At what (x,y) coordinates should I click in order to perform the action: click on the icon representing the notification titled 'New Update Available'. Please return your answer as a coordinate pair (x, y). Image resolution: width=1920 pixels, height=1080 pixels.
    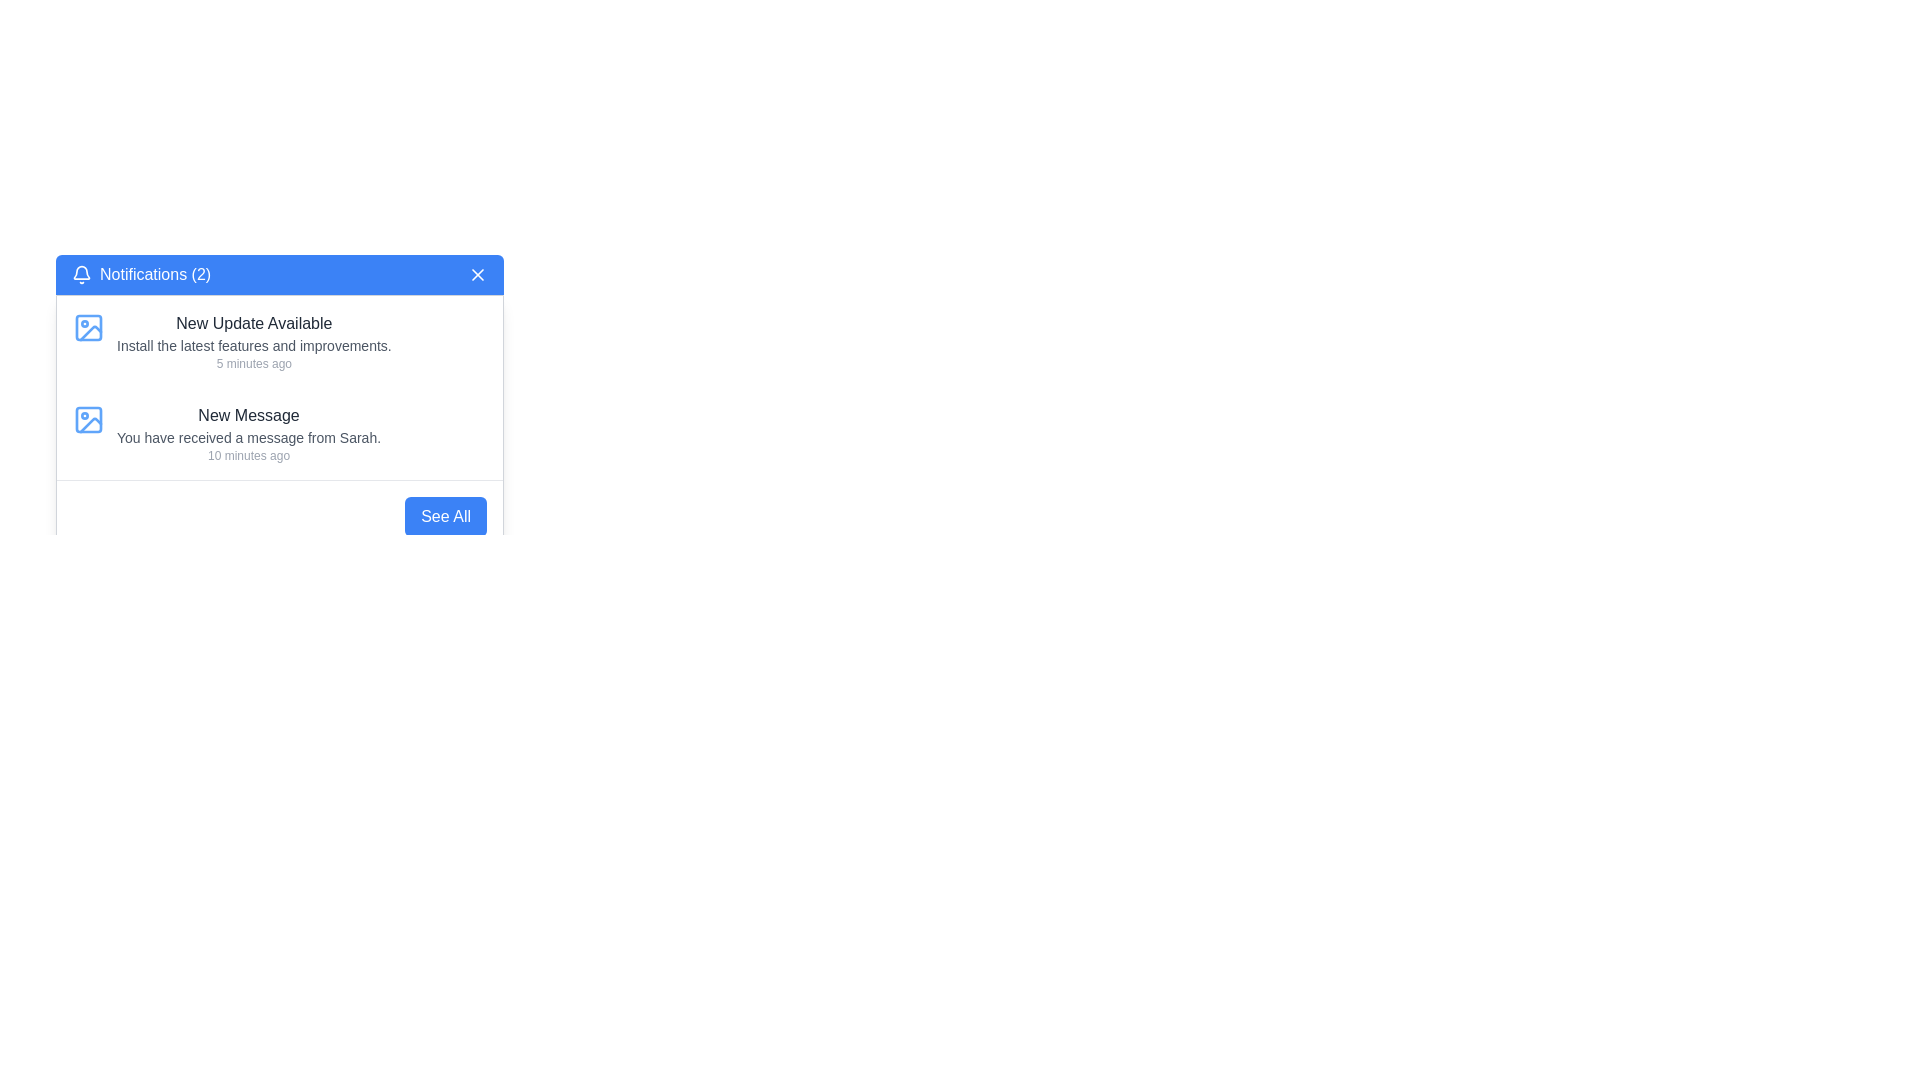
    Looking at the image, I should click on (88, 326).